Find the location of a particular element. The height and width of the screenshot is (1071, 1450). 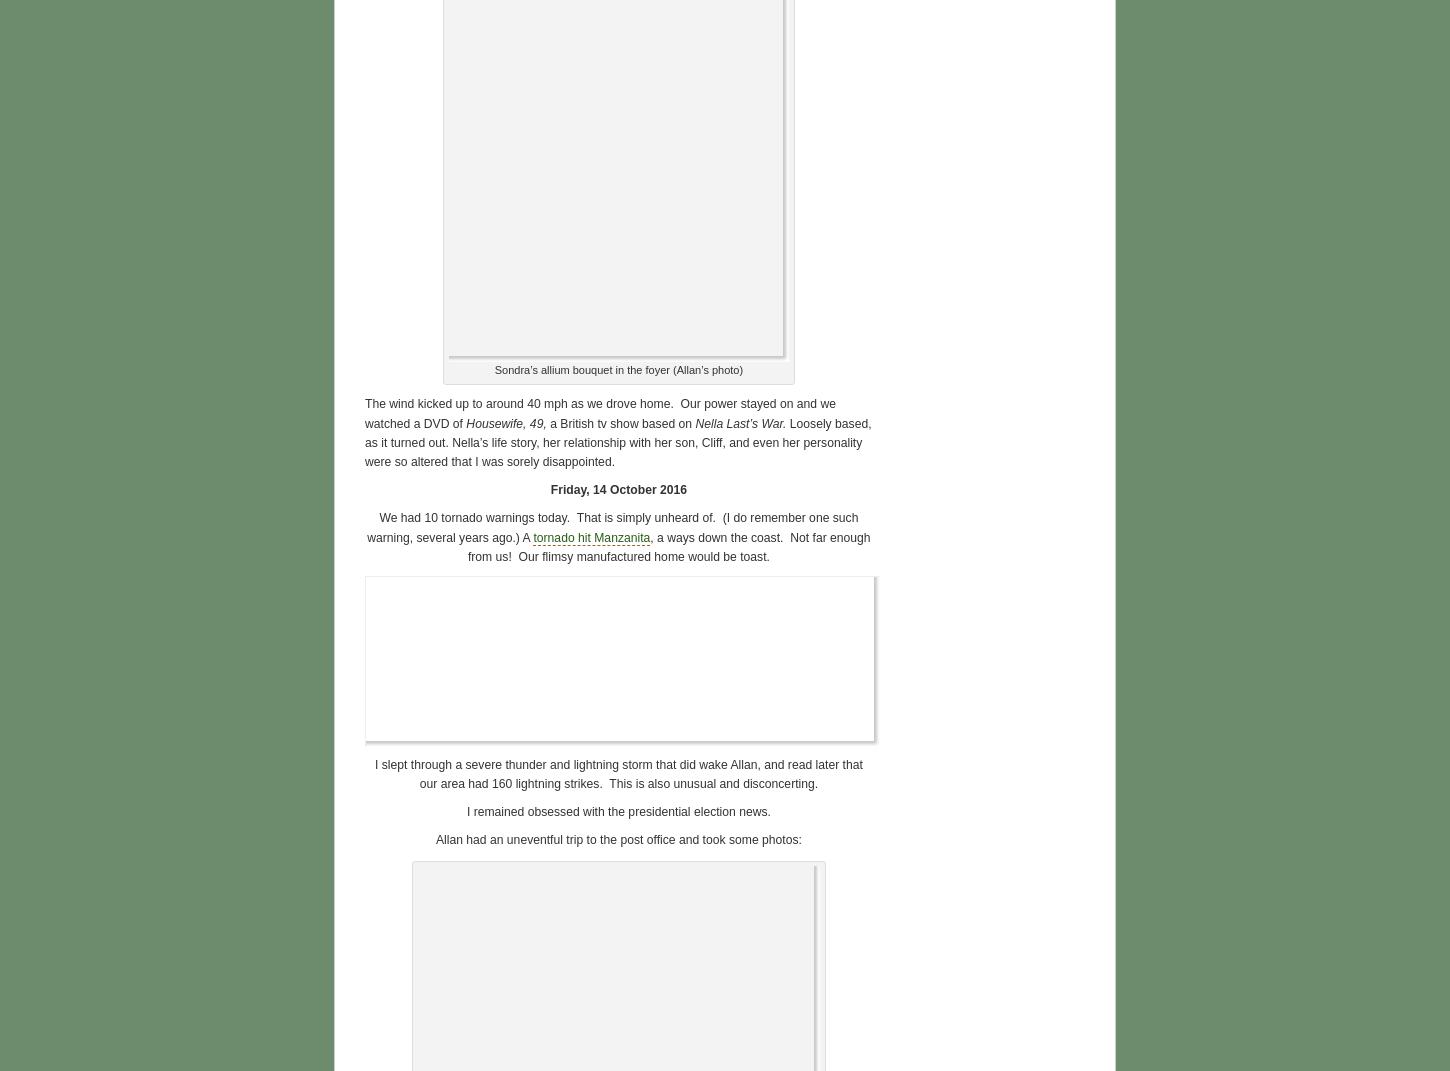

'Allan had an uneventful trip to the post office and took some photos:' is located at coordinates (616, 838).